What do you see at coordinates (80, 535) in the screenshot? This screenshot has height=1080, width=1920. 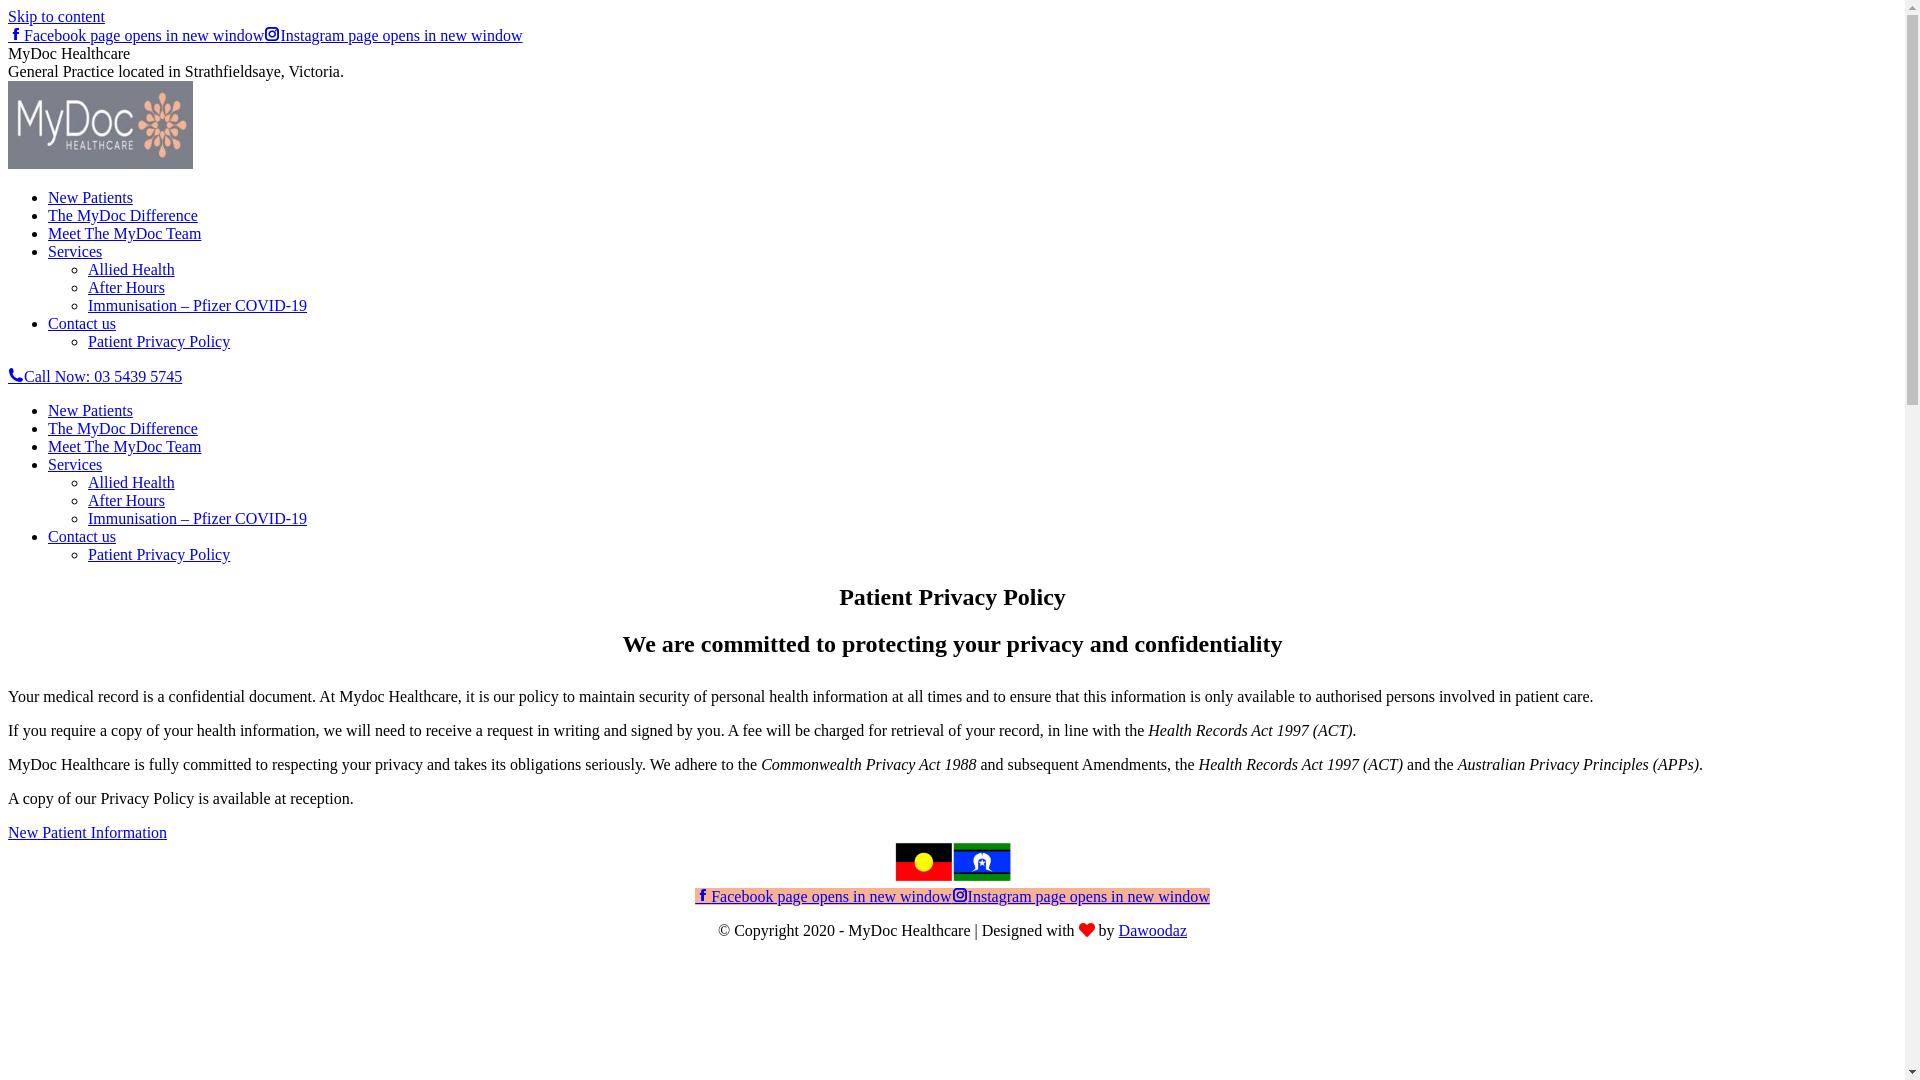 I see `'Contact us'` at bounding box center [80, 535].